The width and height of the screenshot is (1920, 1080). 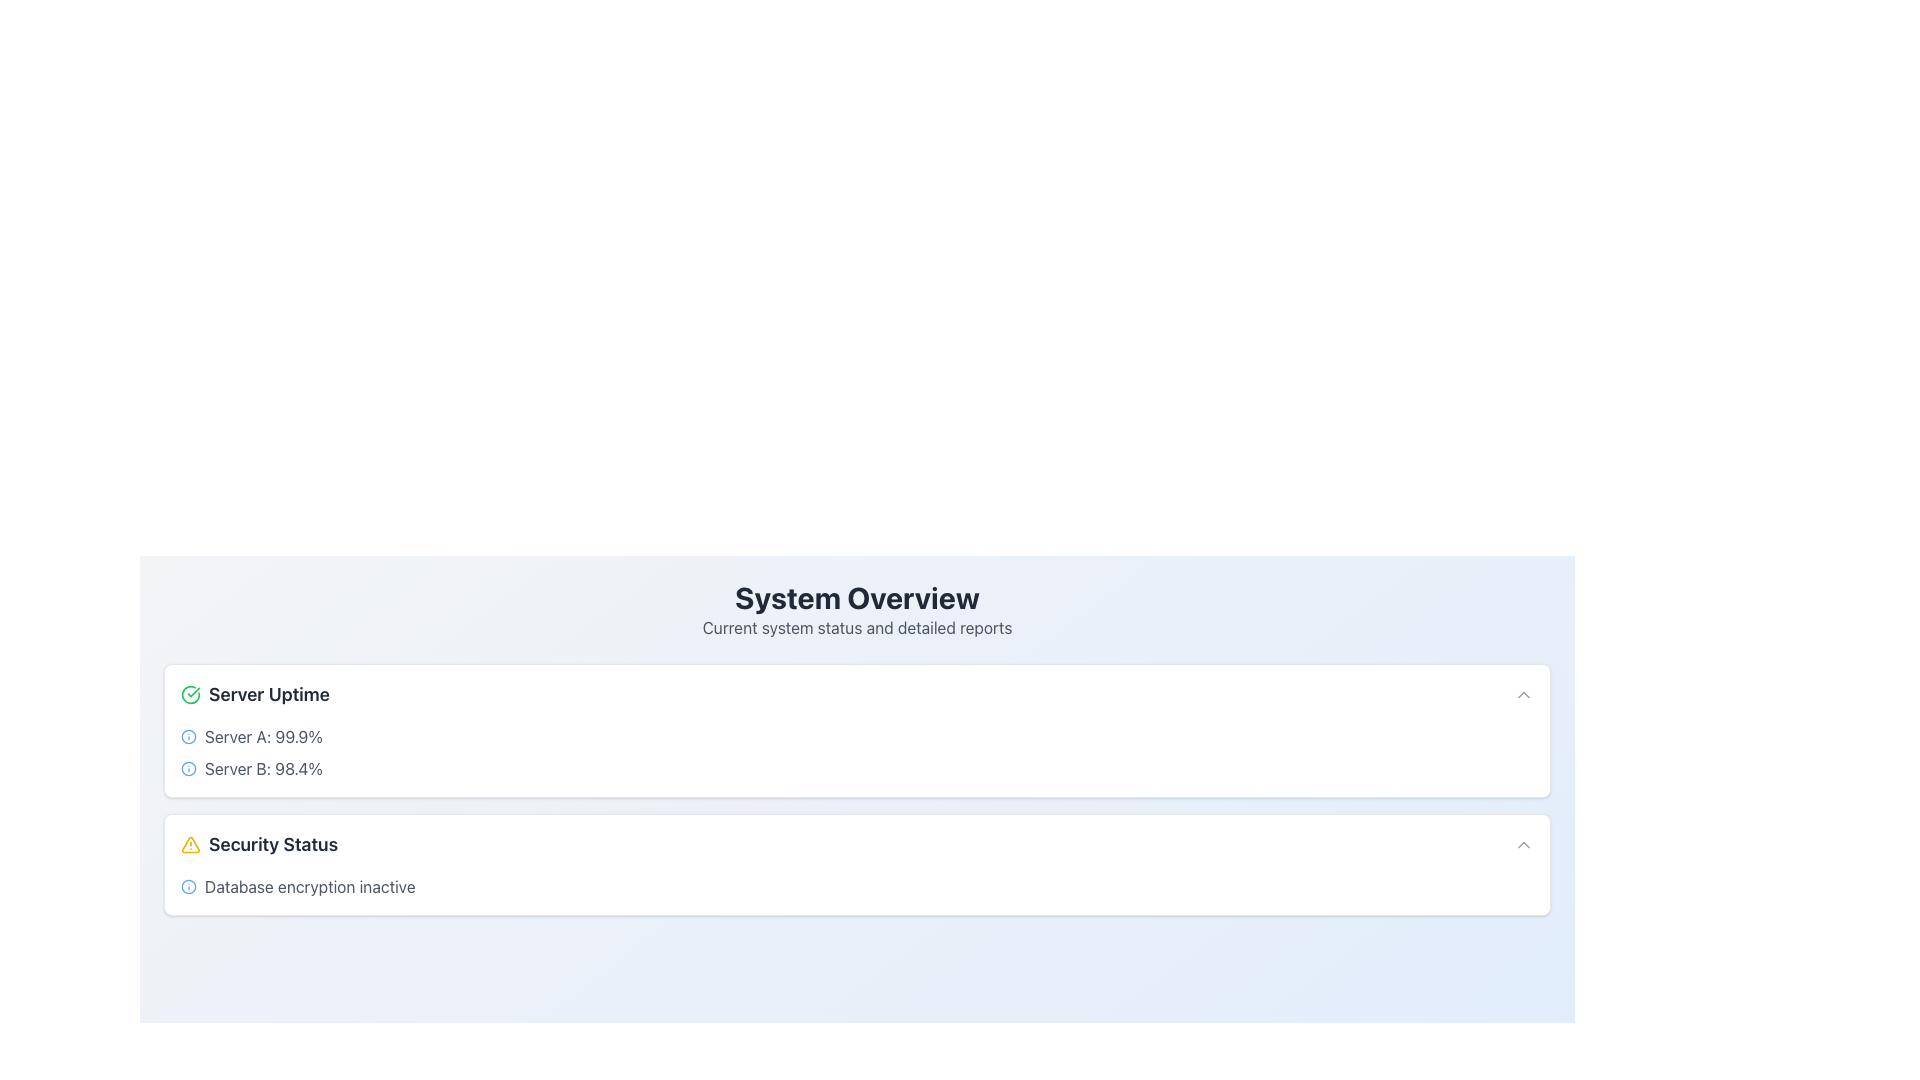 I want to click on the yellow-bordered triangular alert icon with an exclamation mark inside, located in the lower section of the interface within the 'Security Status' card, so click(x=191, y=844).